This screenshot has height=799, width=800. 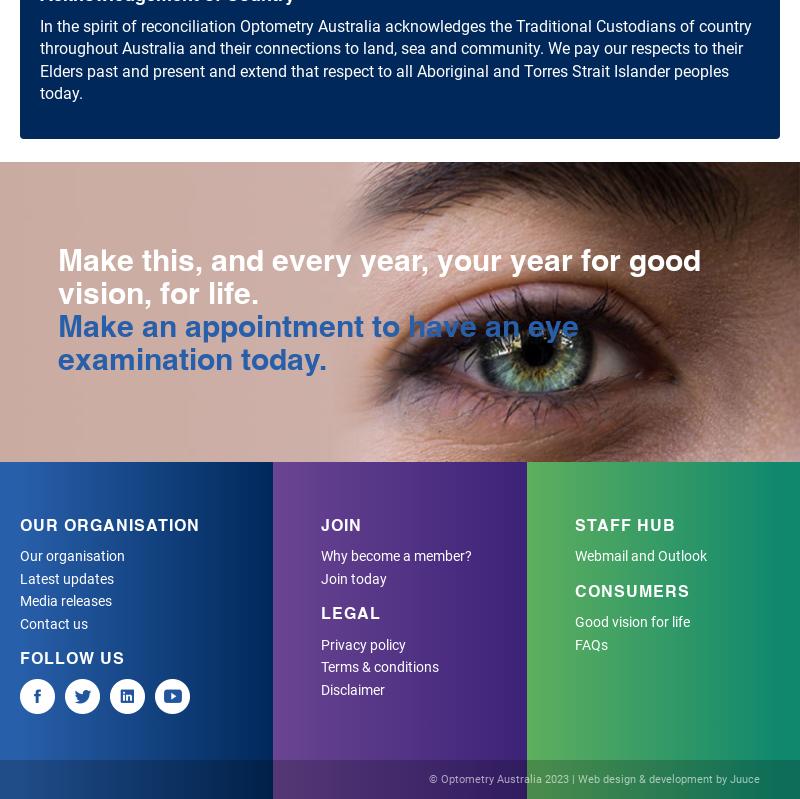 I want to click on 'FAQs', so click(x=589, y=643).